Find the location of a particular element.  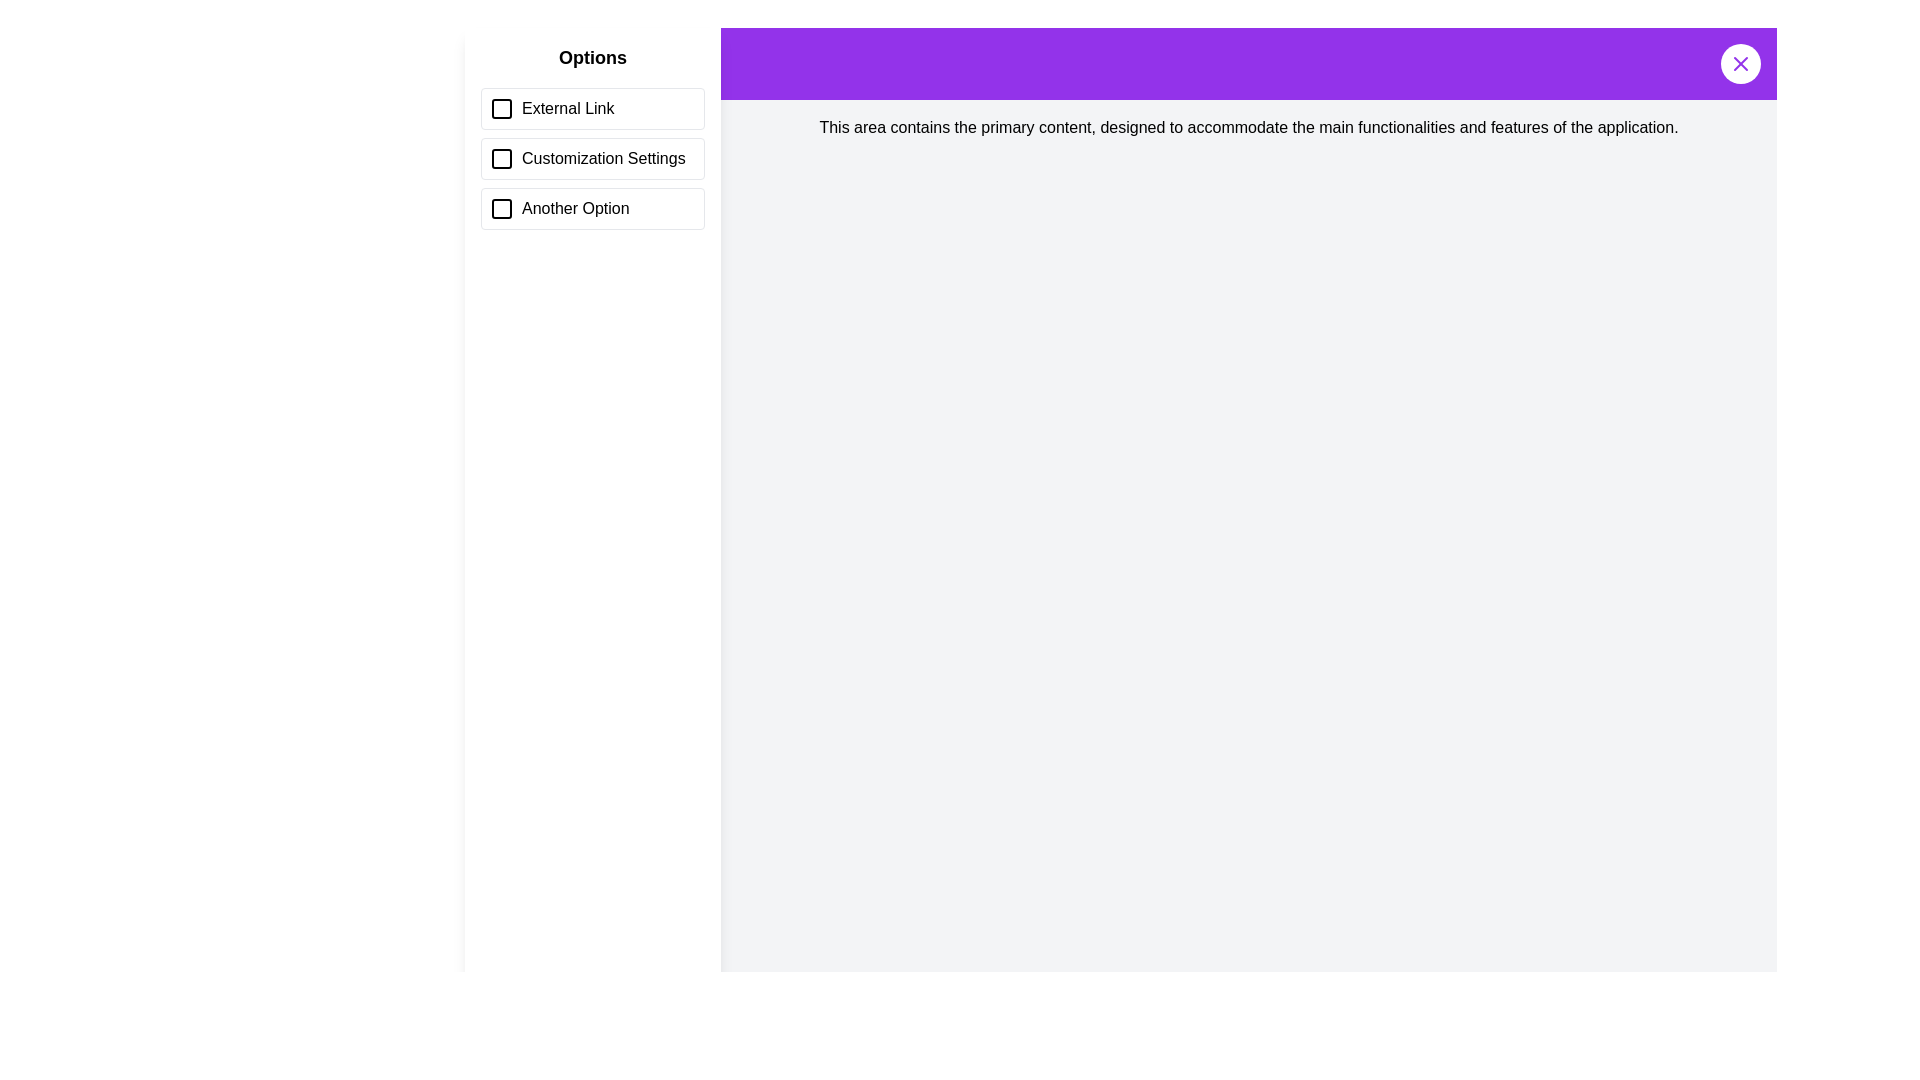

the third button with a checkbox icon located under the 'Options' menu is located at coordinates (592, 208).